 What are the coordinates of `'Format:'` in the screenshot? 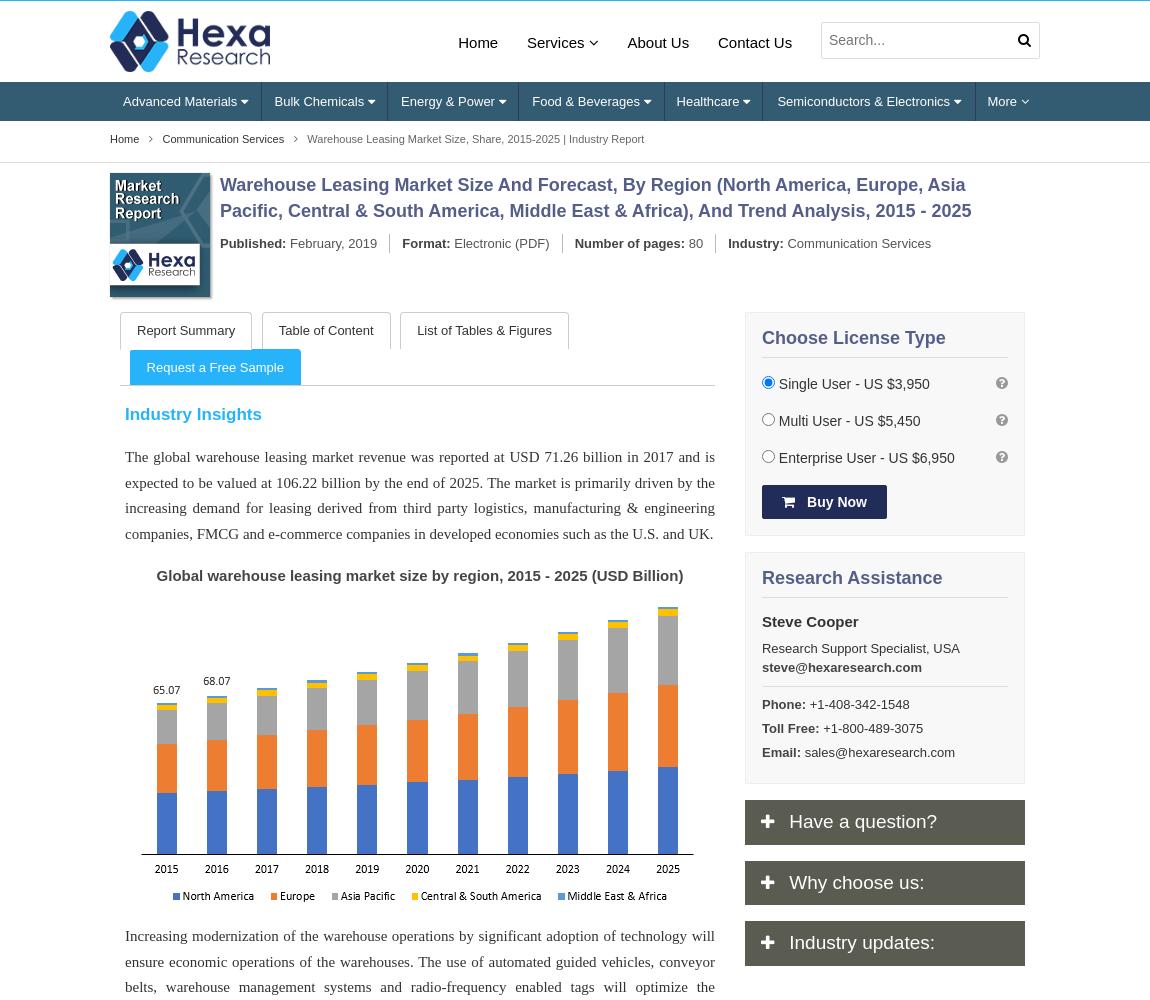 It's located at (425, 241).